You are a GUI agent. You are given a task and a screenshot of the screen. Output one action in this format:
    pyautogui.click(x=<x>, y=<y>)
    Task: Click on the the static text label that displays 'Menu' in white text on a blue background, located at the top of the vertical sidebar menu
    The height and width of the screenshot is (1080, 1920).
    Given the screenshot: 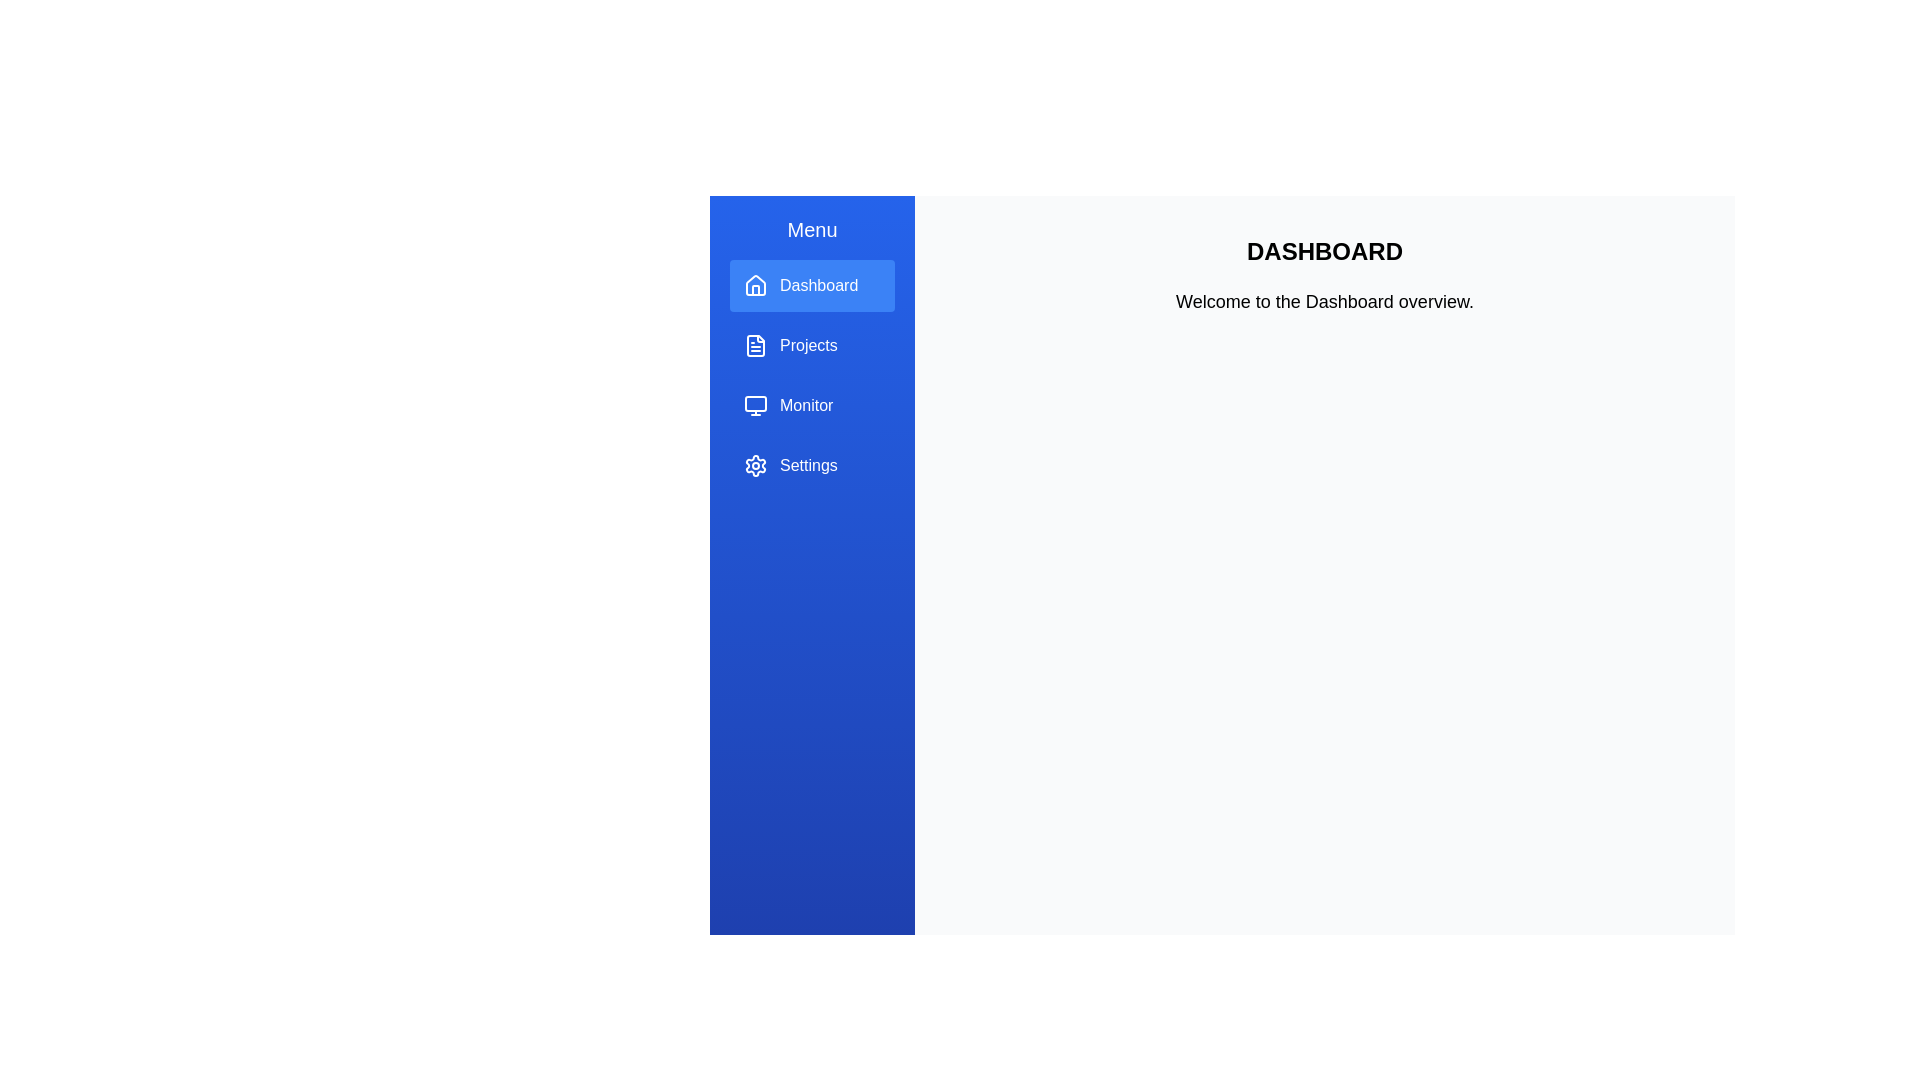 What is the action you would take?
    pyautogui.click(x=812, y=229)
    